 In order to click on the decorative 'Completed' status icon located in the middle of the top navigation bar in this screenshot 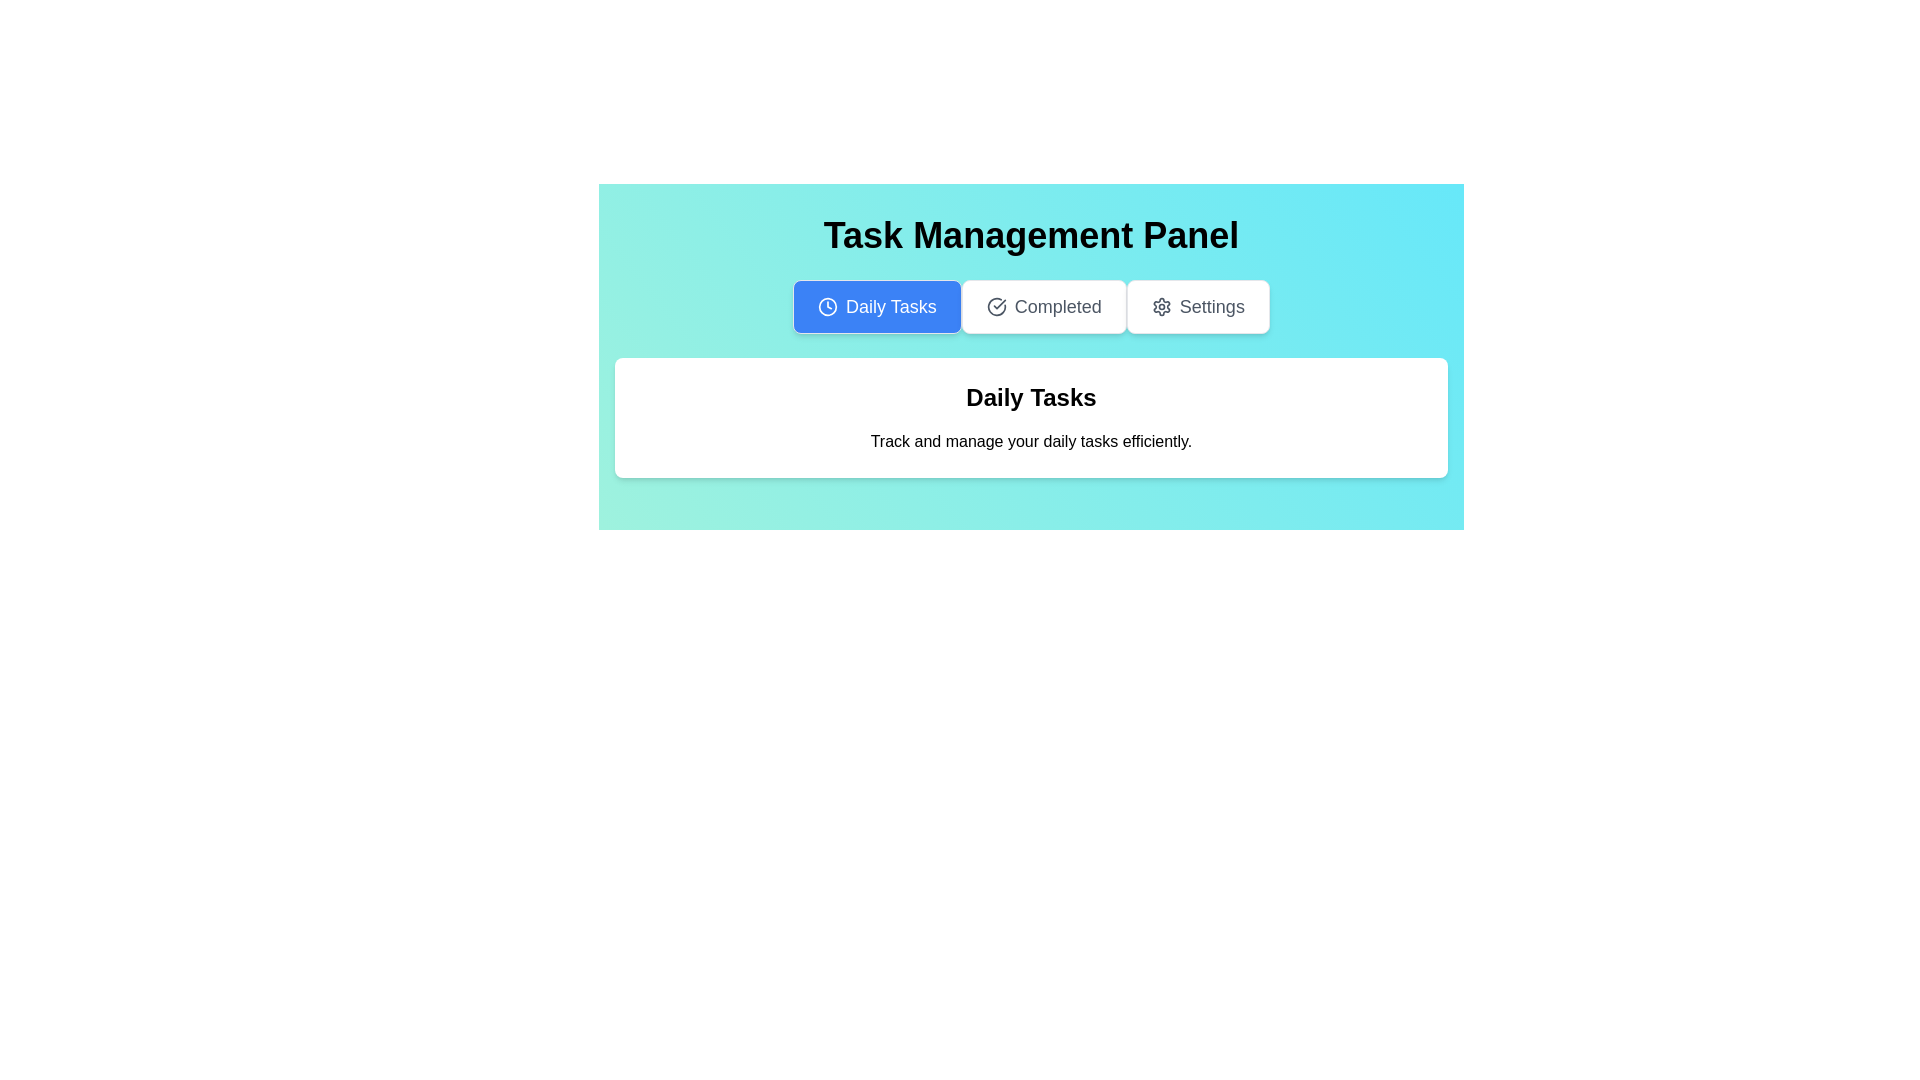, I will do `click(996, 307)`.